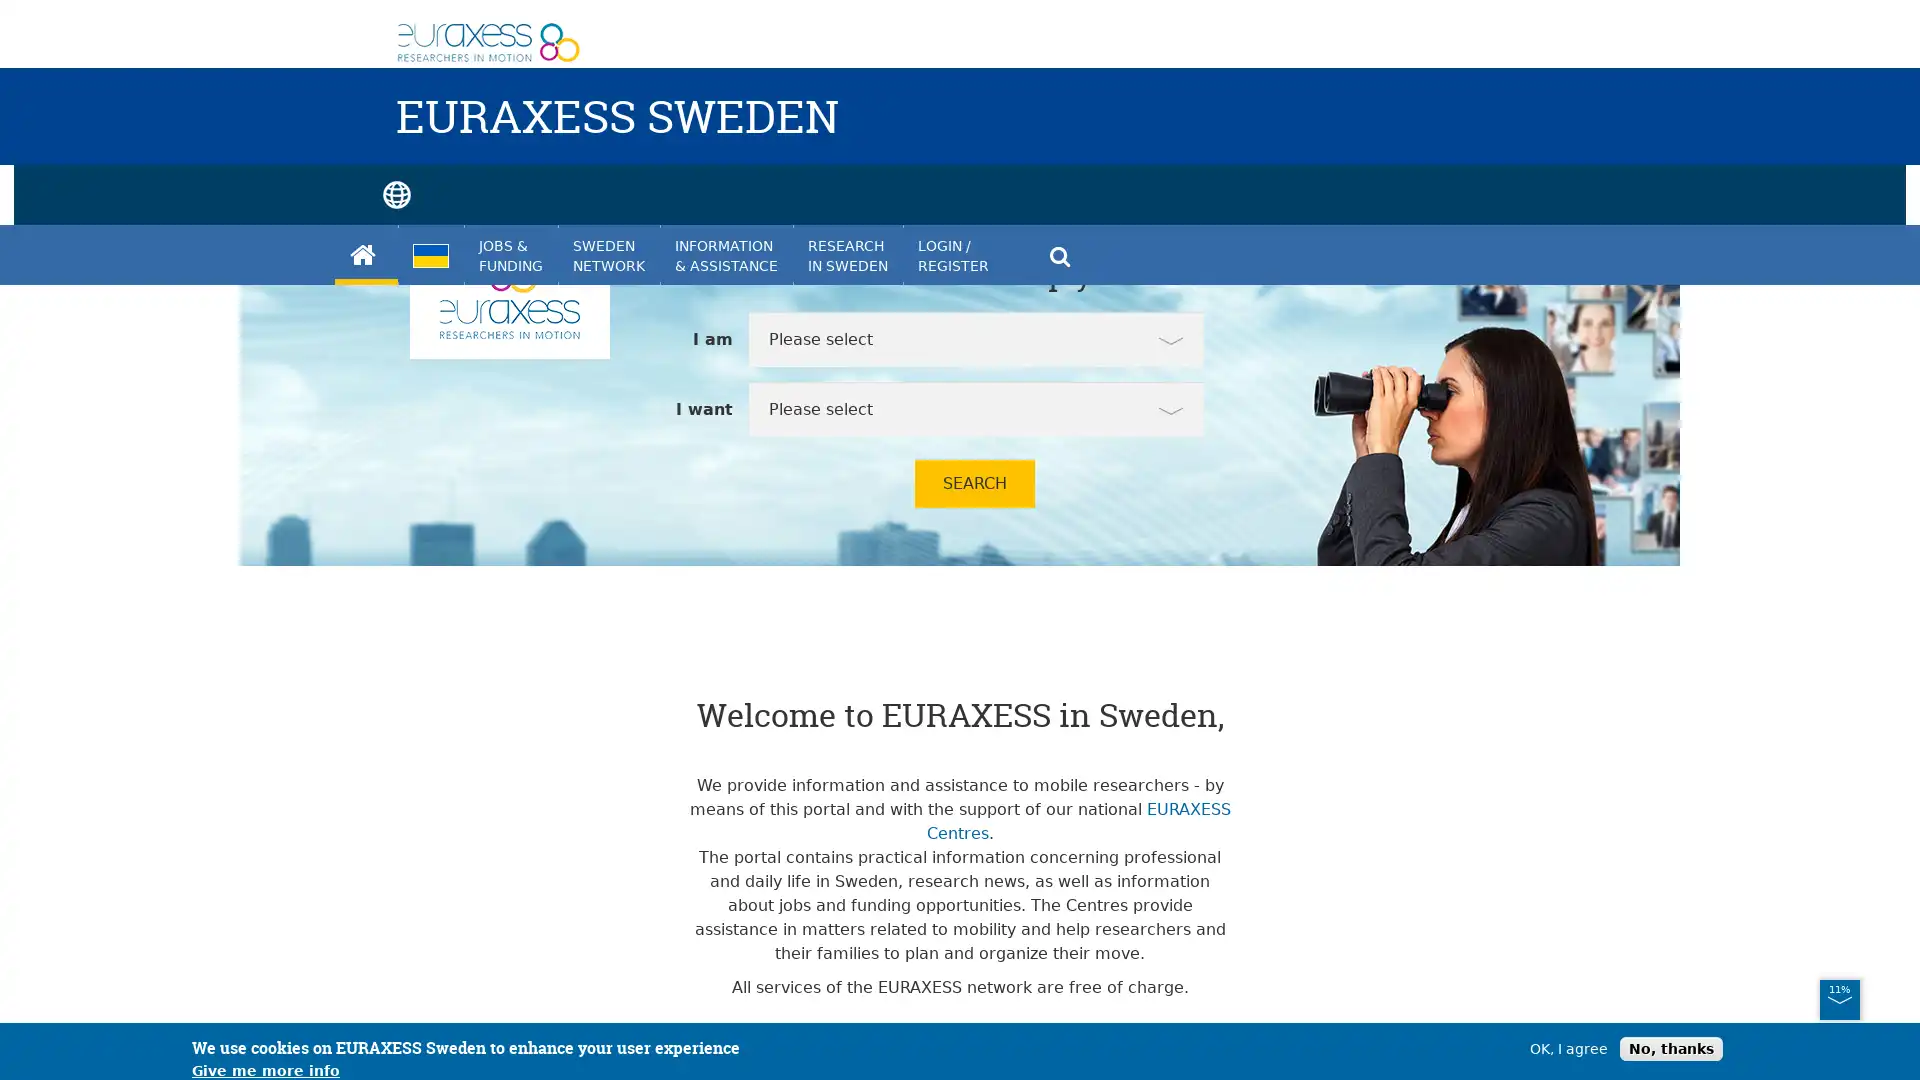  What do you see at coordinates (264, 1070) in the screenshot?
I see `Give me more info` at bounding box center [264, 1070].